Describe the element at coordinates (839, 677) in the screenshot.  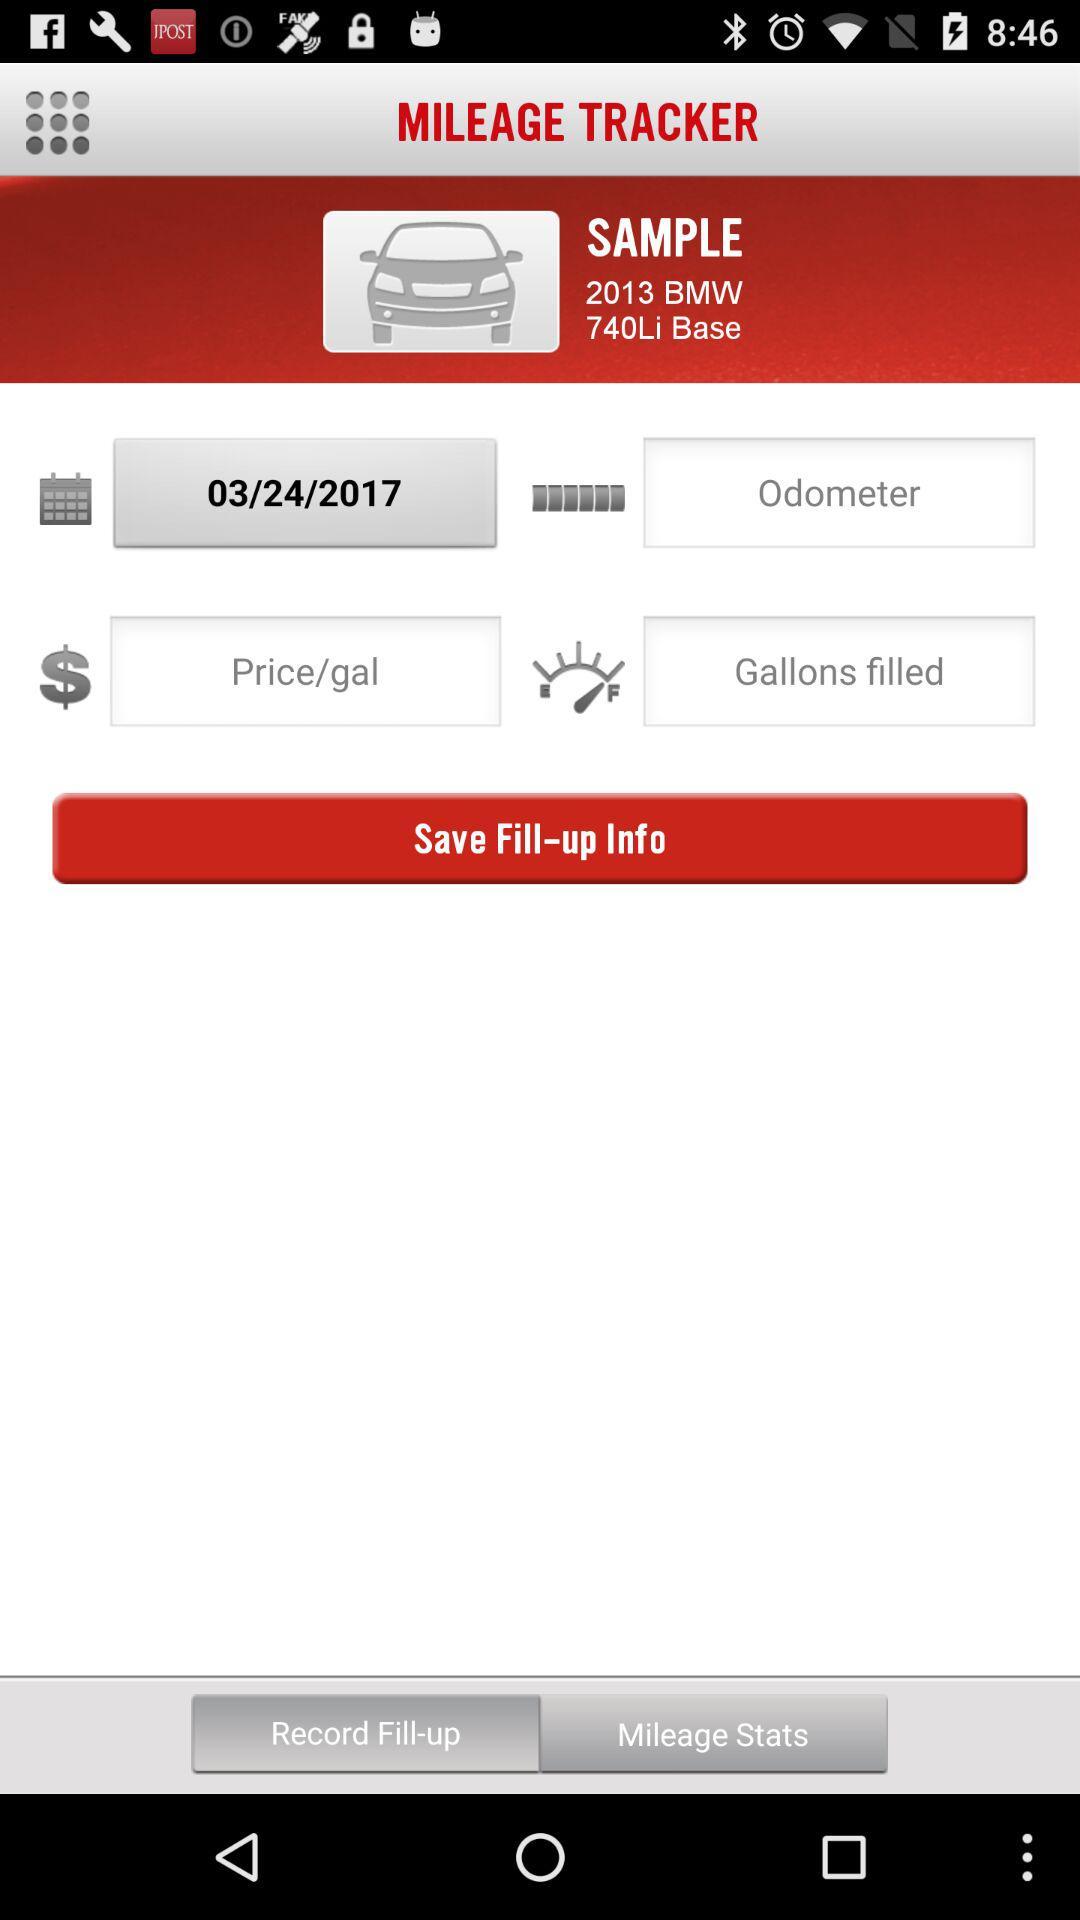
I see `choose option` at that location.